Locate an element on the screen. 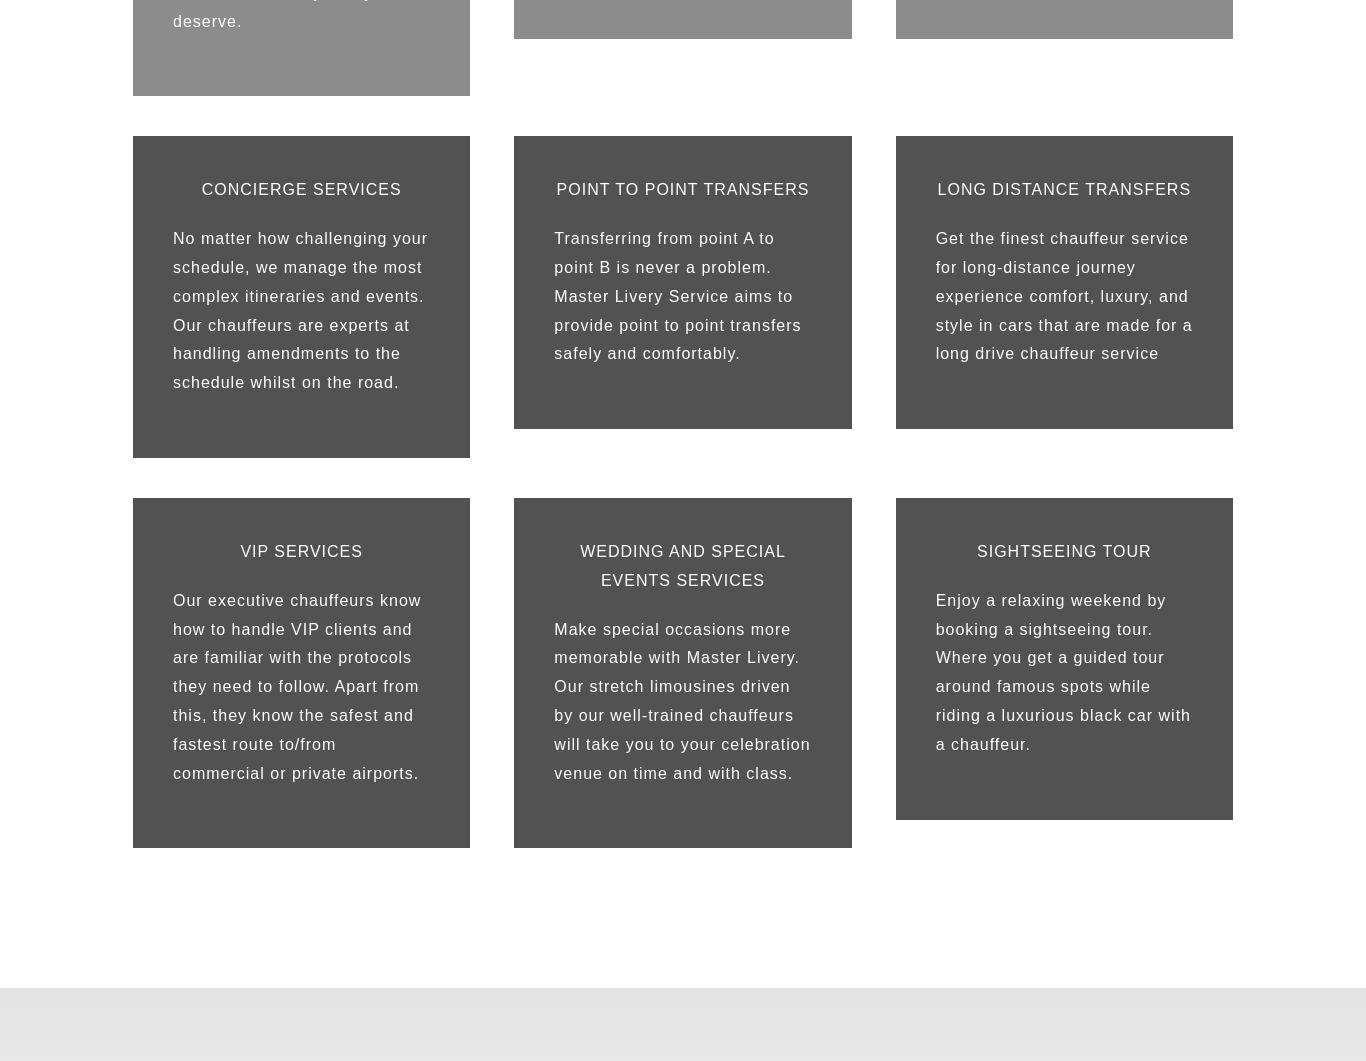  'Make special occasions more memorable with Master Livery. Our stretch limousines driven by our well-trained chauffeurs will take you to your celebration venue on time and with class.' is located at coordinates (681, 699).